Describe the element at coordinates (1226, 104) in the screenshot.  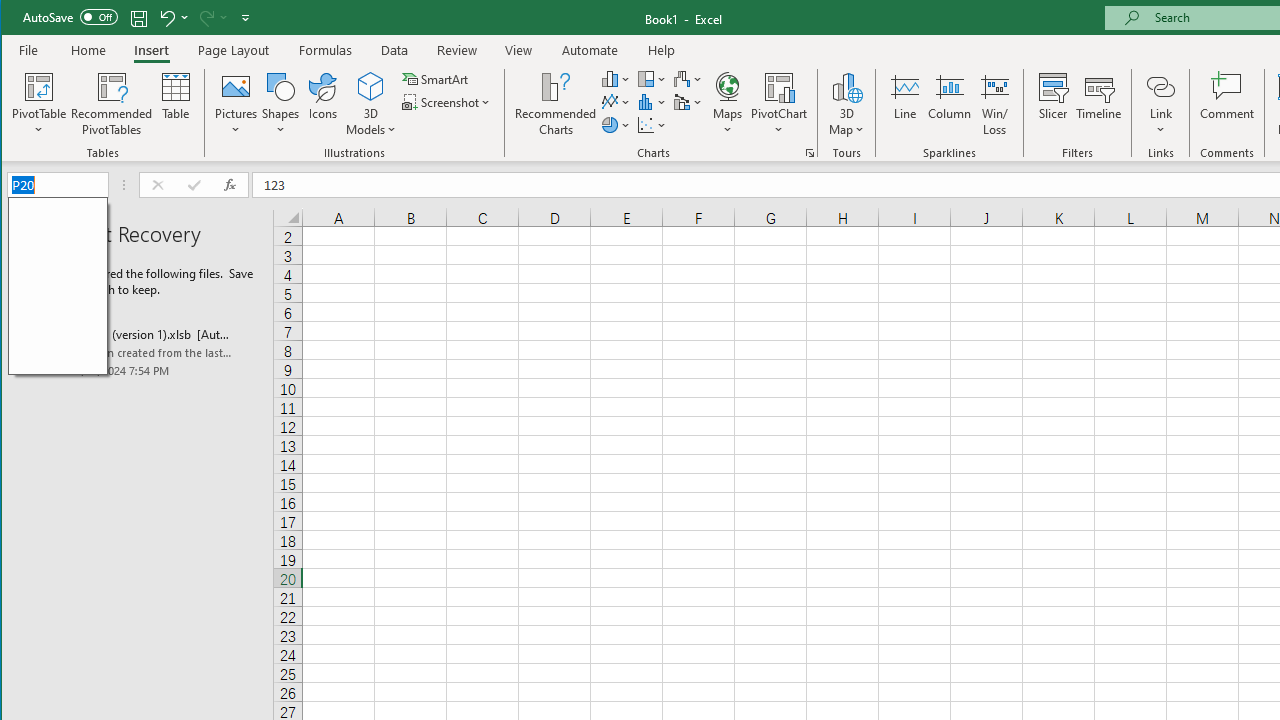
I see `'Comment'` at that location.